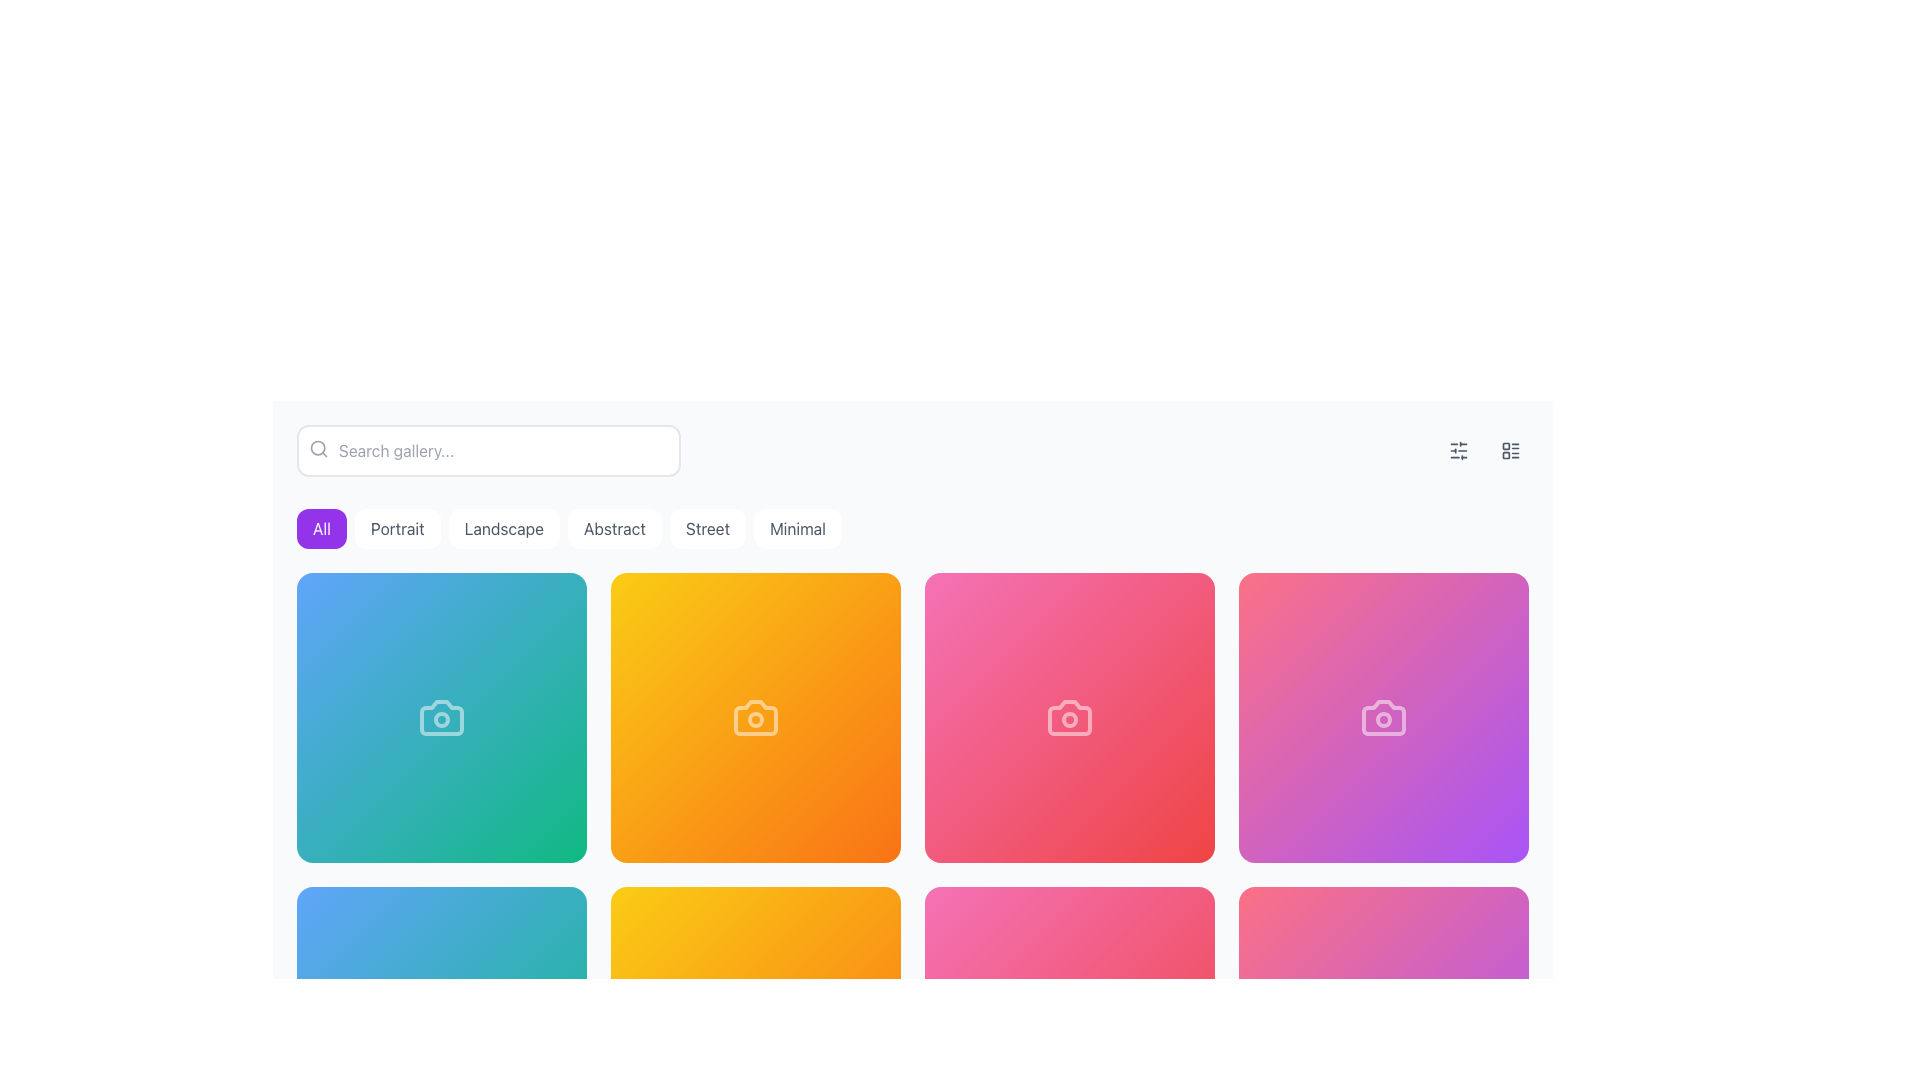 This screenshot has width=1920, height=1080. Describe the element at coordinates (1382, 716) in the screenshot. I see `the SVG camera icon, which features a circular lens and a rounded rectangular body, located at the center of the gradient pink-purple tile in the second column of the second row of the gallery interface` at that location.